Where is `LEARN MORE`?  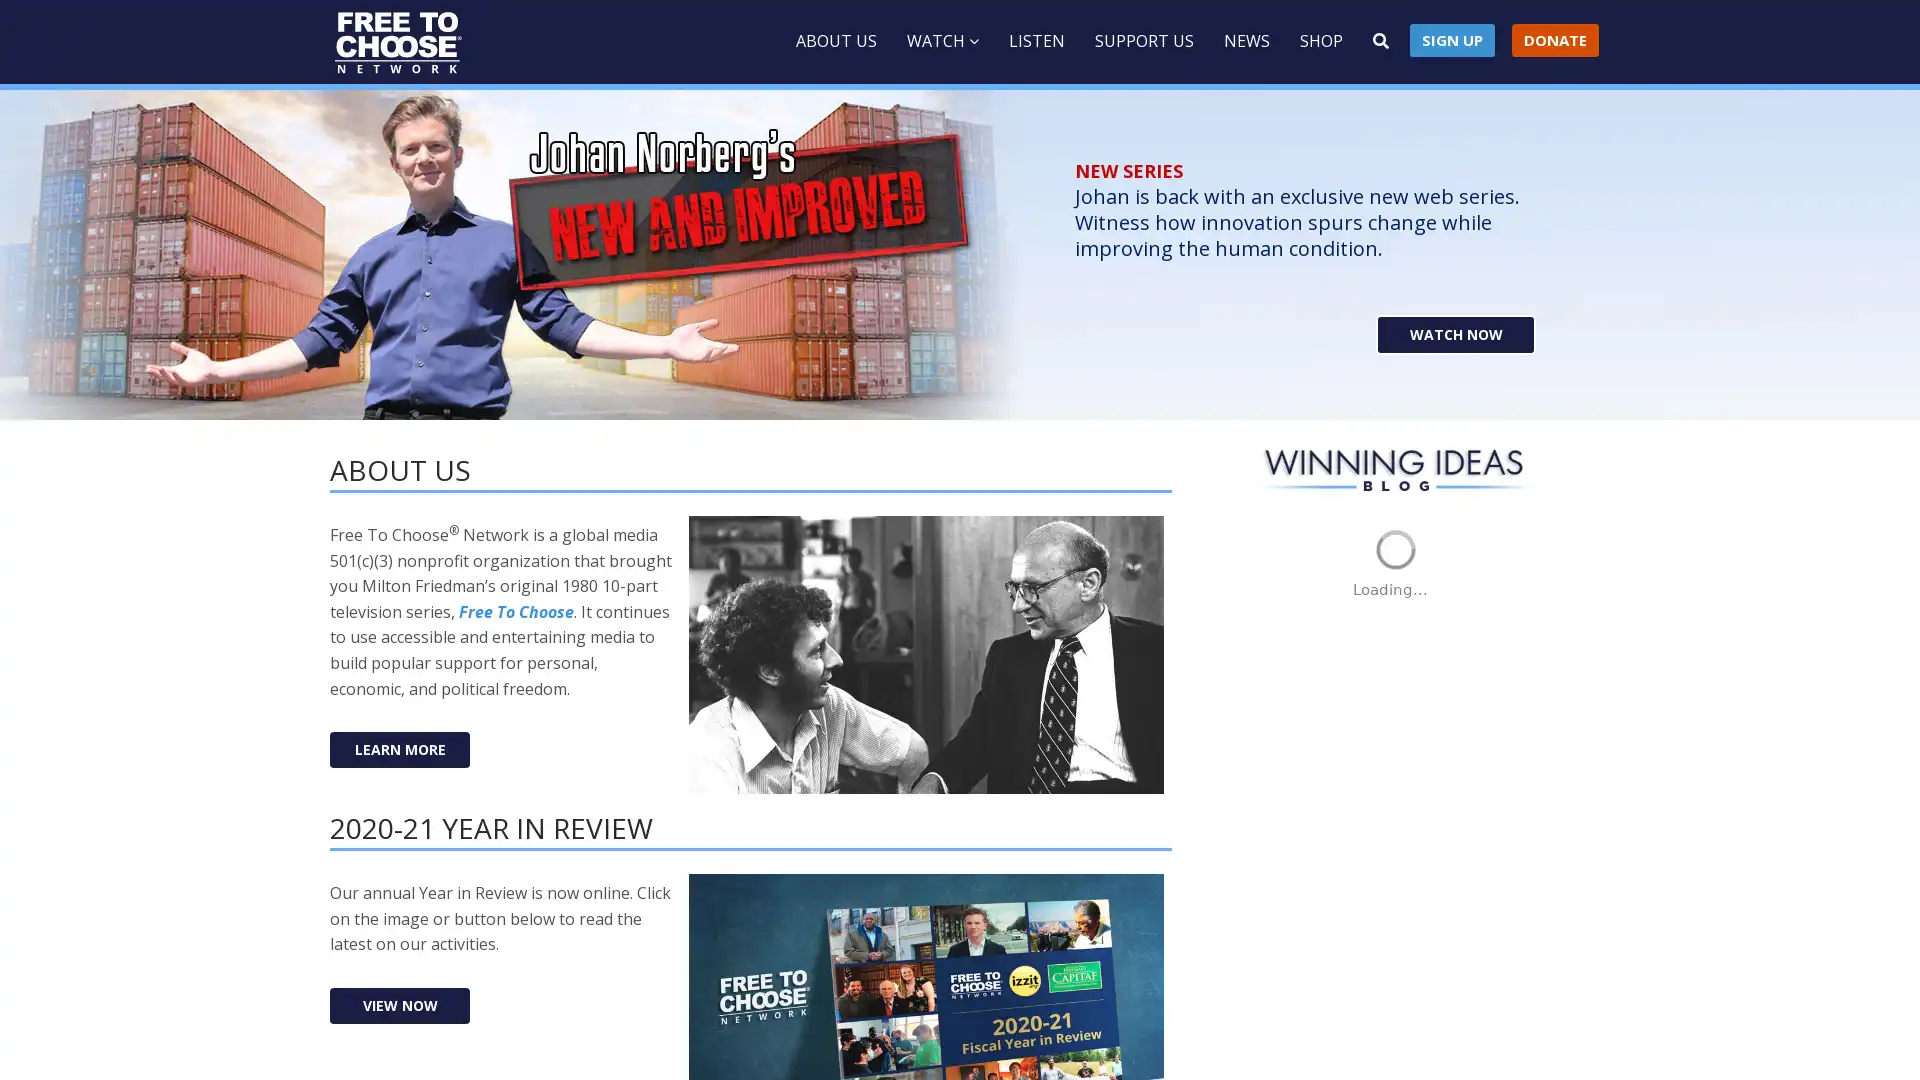
LEARN MORE is located at coordinates (399, 749).